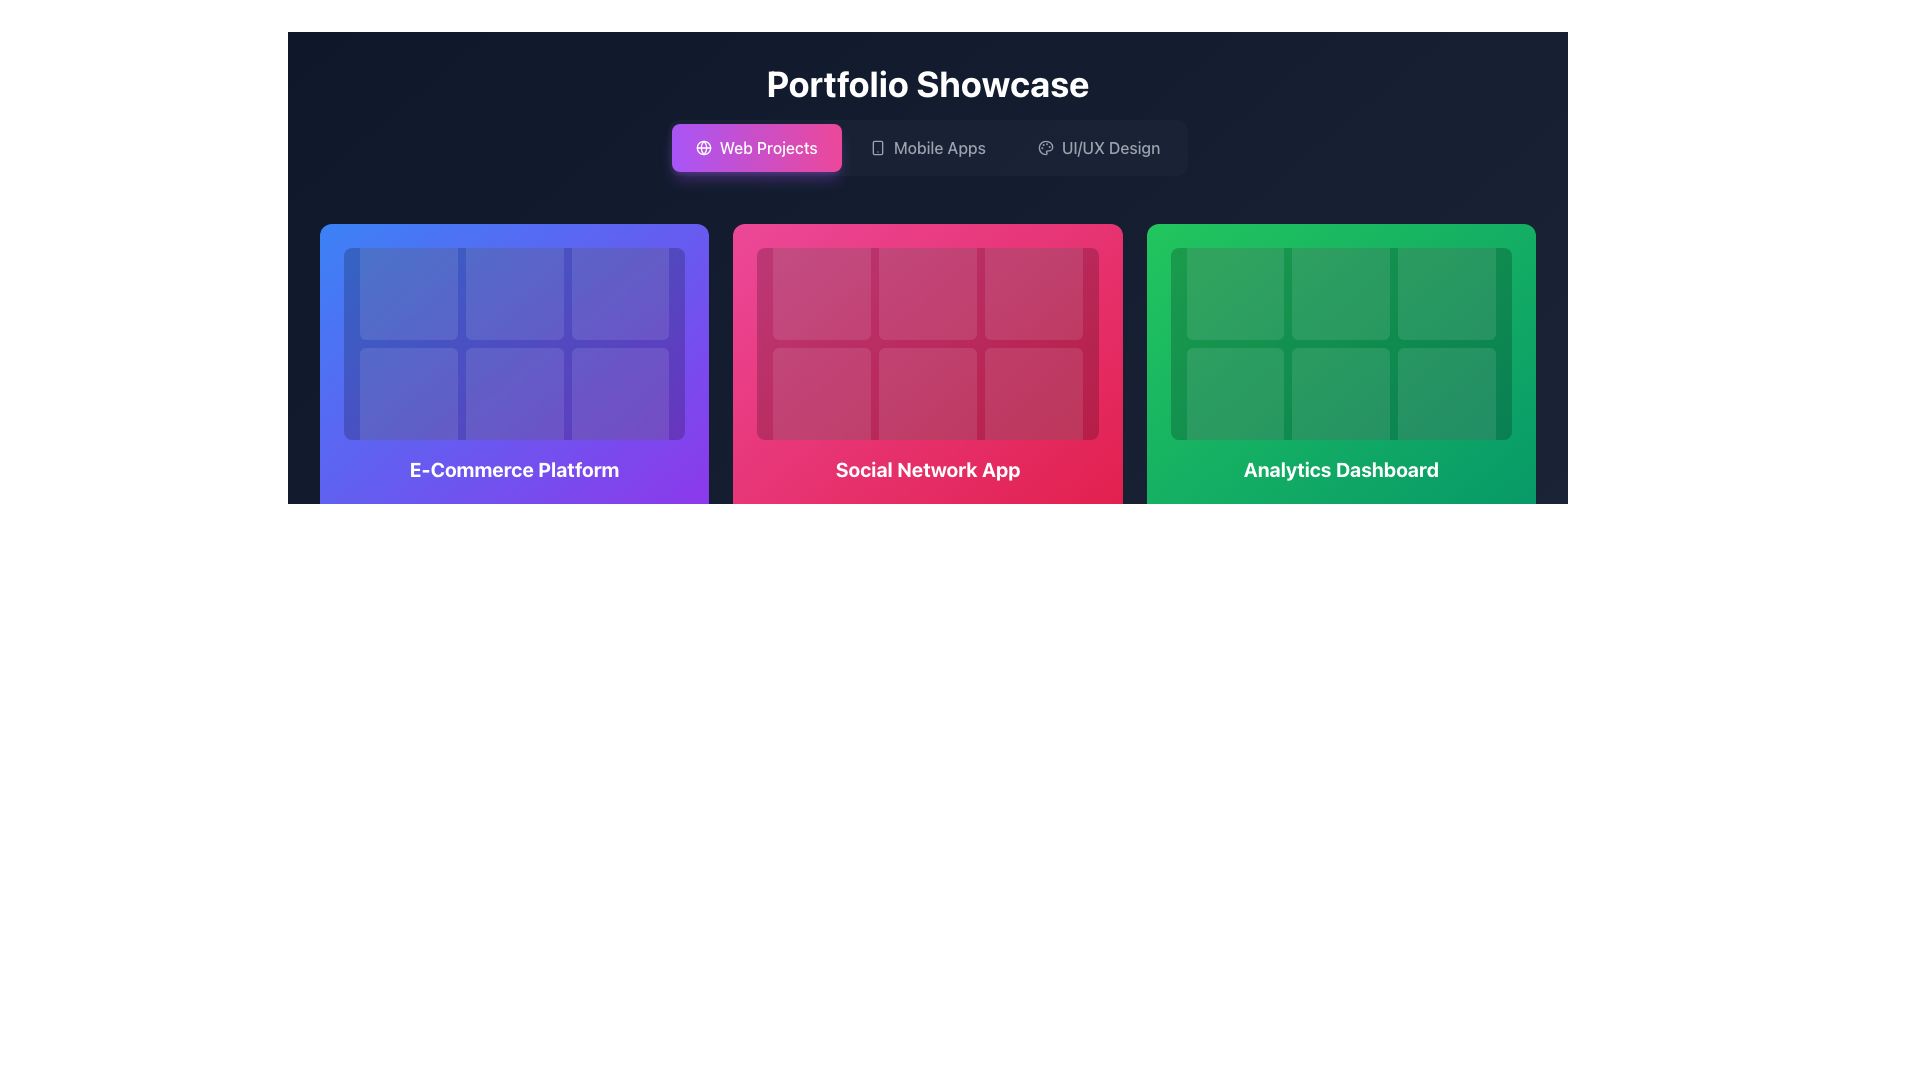 The height and width of the screenshot is (1080, 1920). I want to click on the square grid item with a pink background located in the second row and first column of the grid in the 'Social Network App' section, so click(822, 396).